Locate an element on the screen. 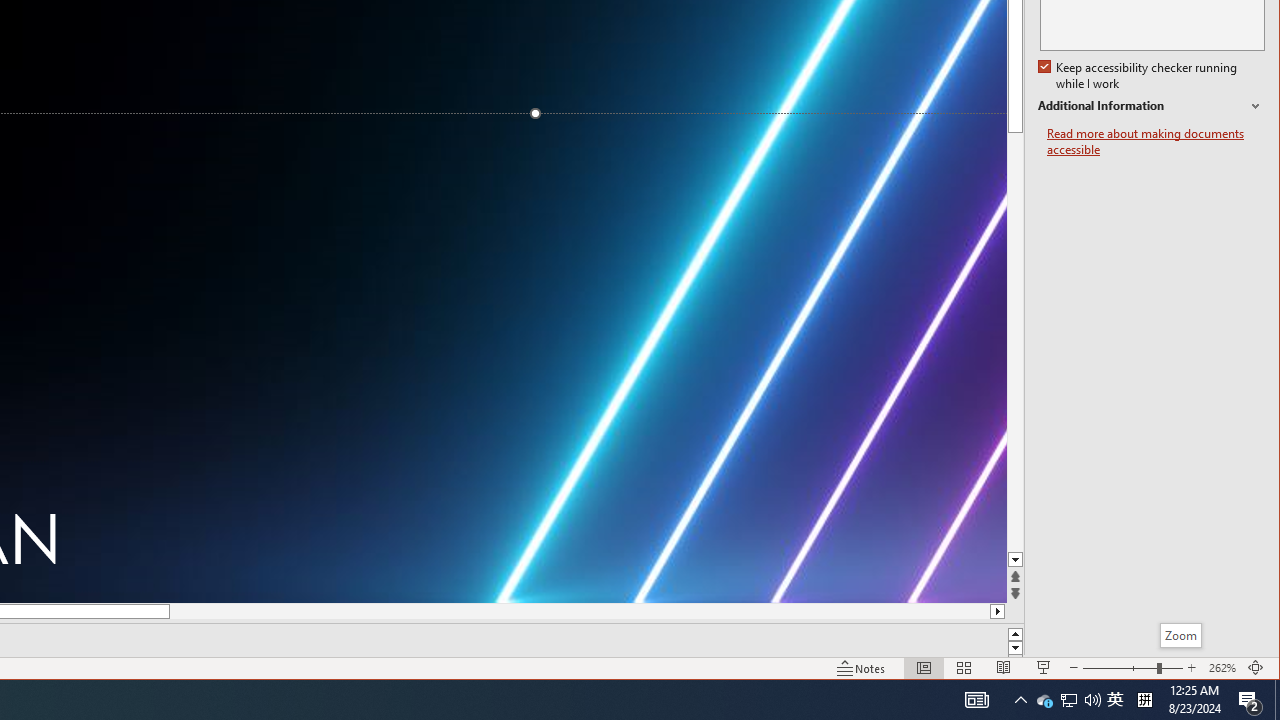  'Zoom Out' is located at coordinates (1120, 668).